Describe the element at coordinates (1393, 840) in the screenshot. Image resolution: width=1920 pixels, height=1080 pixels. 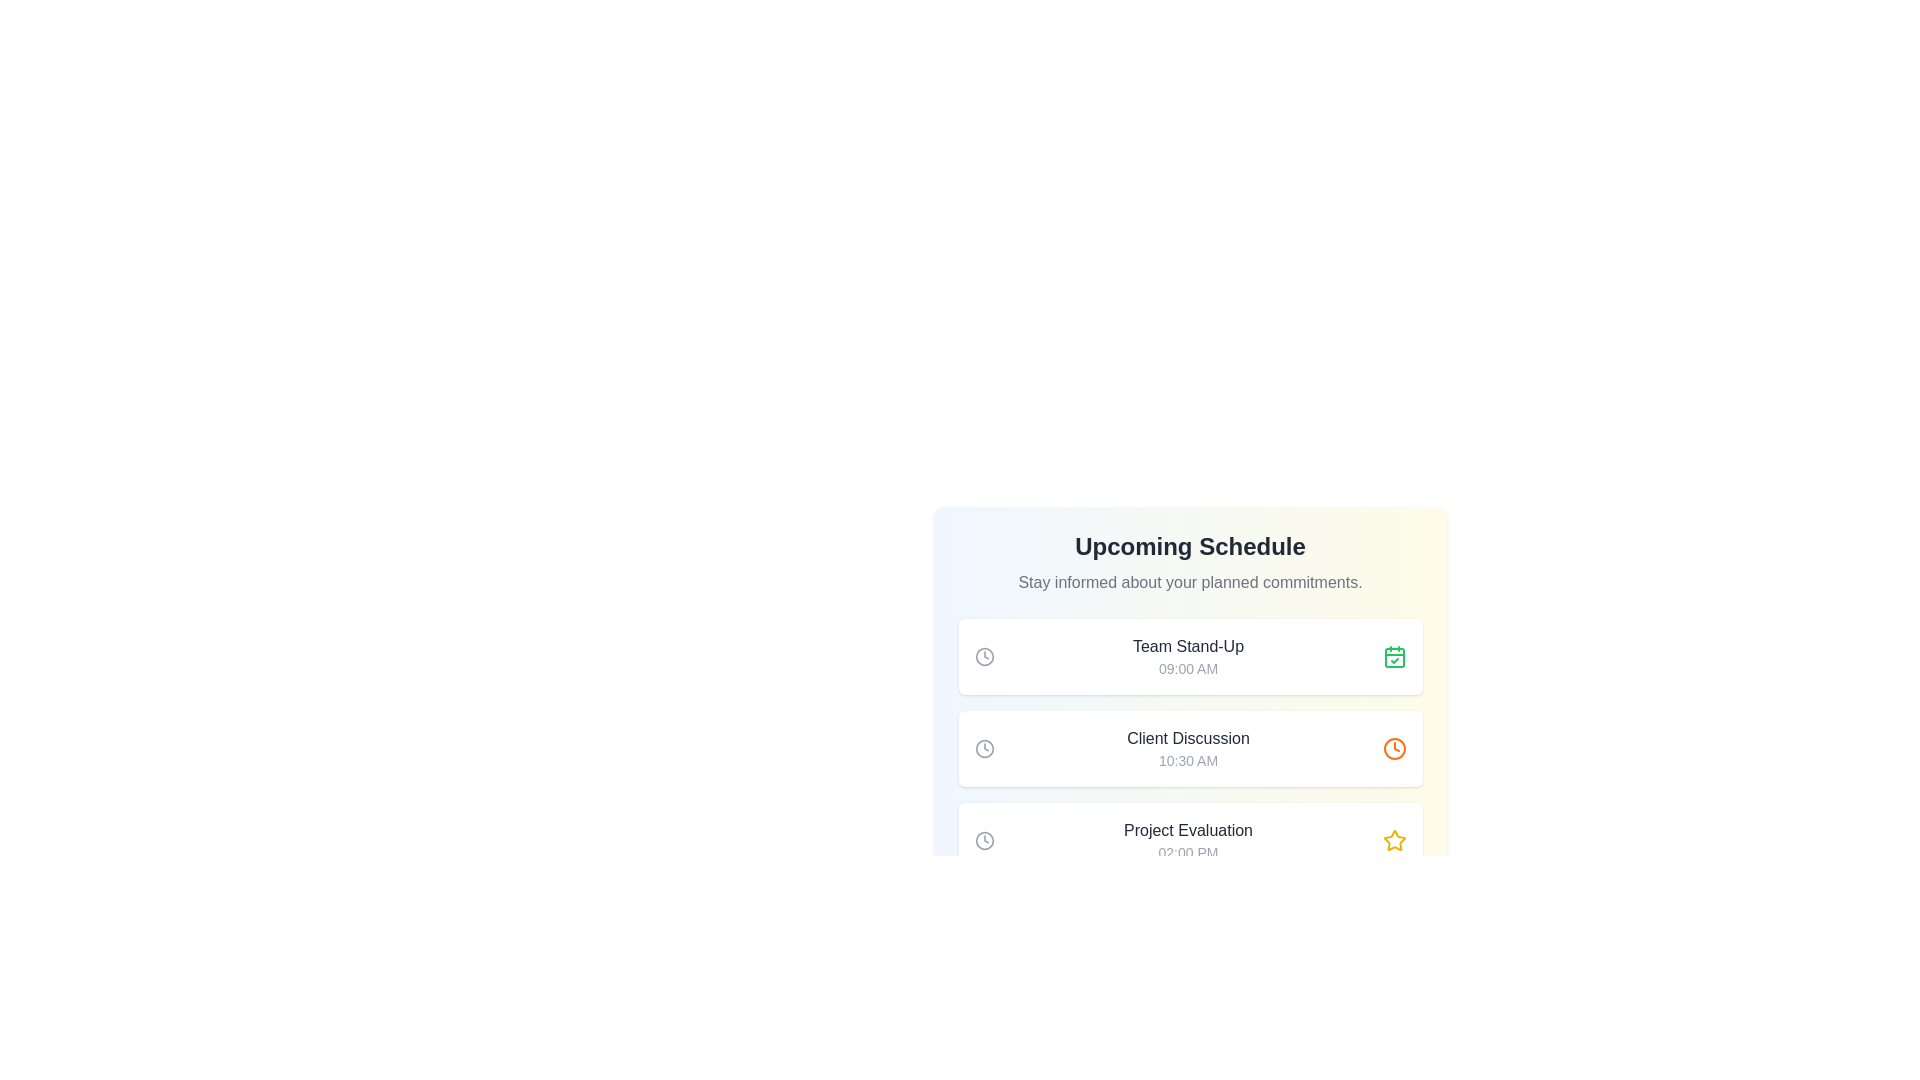
I see `the star-shaped icon with a yellow outline, which indicates a rating or favorite marker, located in the 'Project Evaluation' entry of the 'Upcoming Schedule' interface` at that location.